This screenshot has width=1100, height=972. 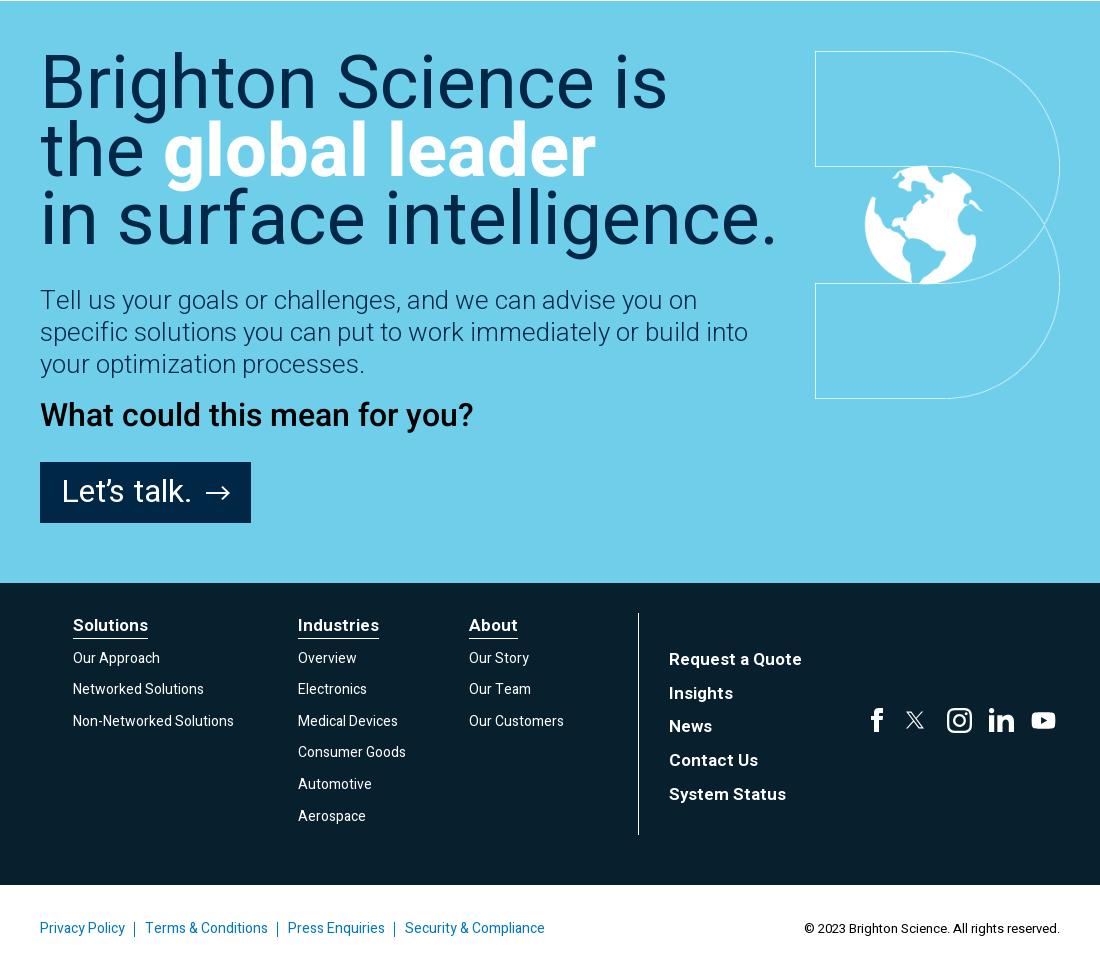 I want to click on 'News', so click(x=688, y=725).